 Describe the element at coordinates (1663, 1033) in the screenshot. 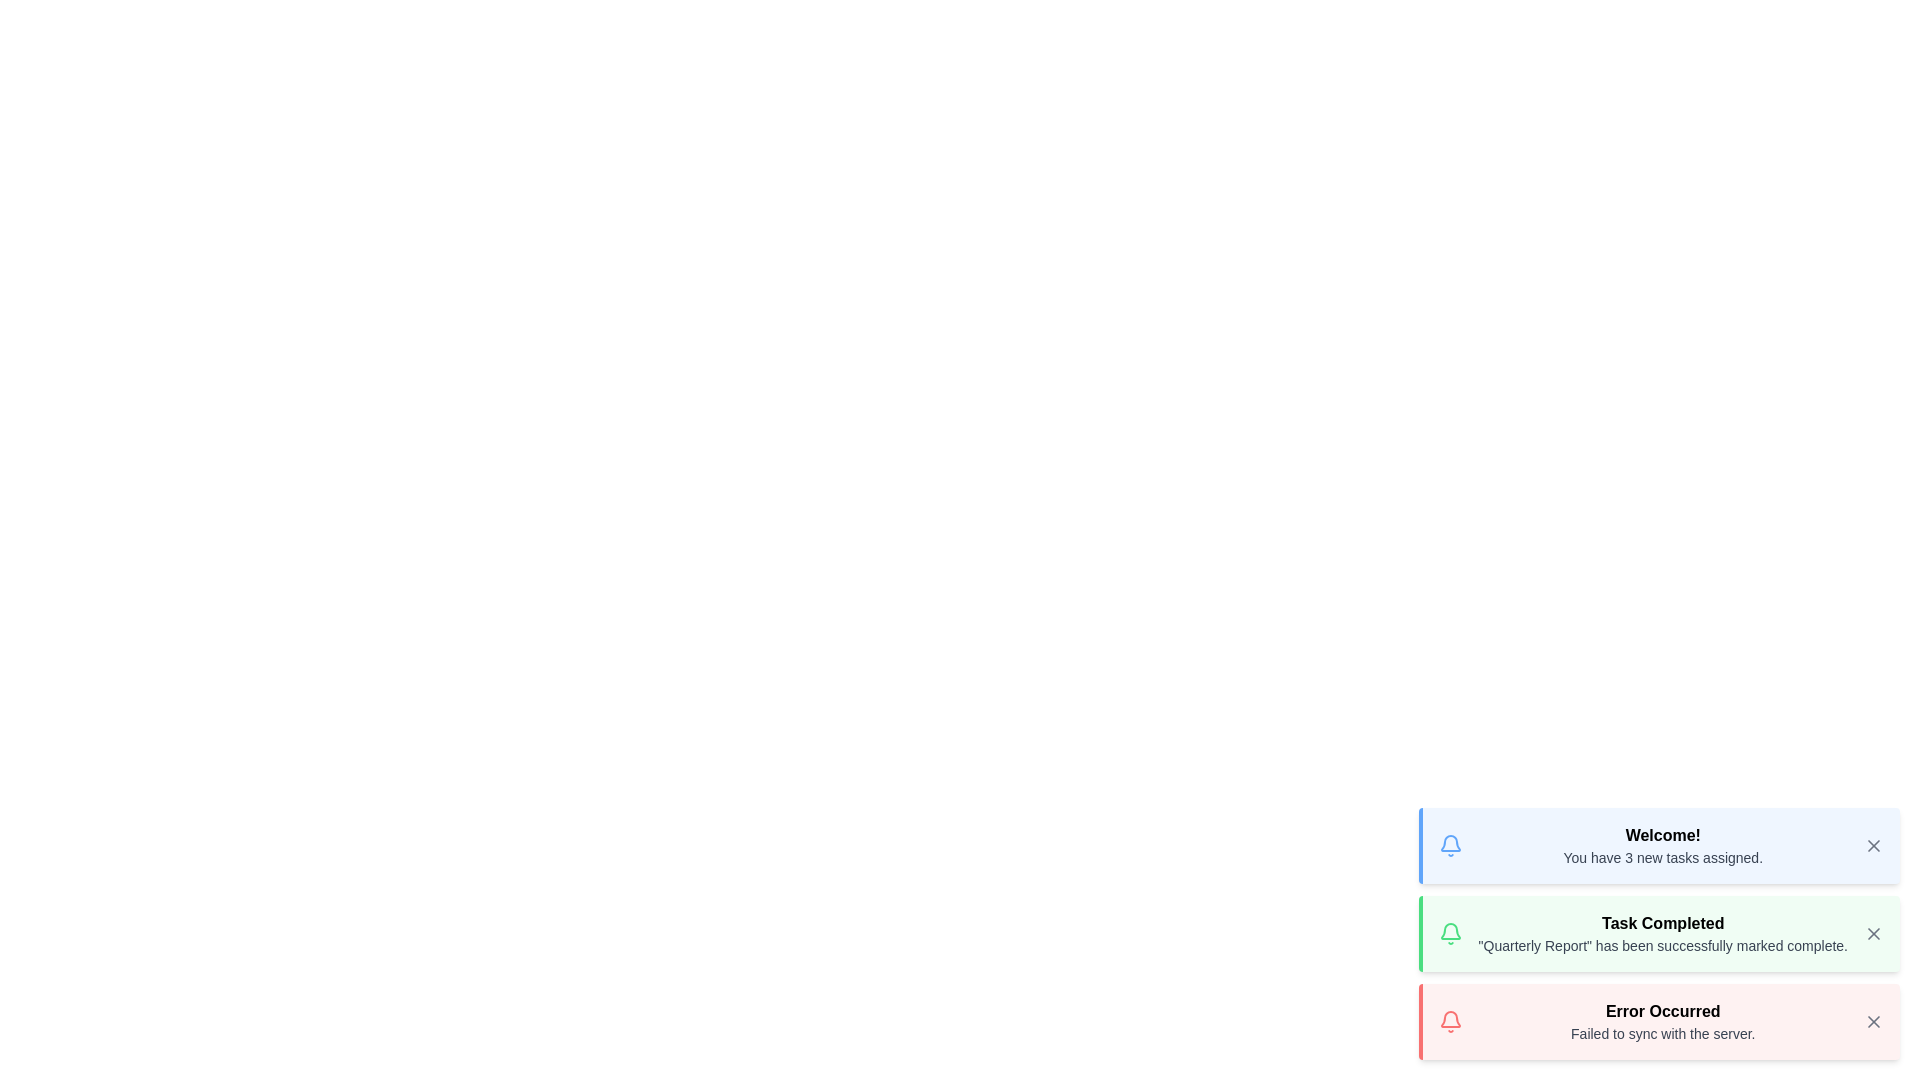

I see `the muted gray text that reads 'Failed to sync with the server.' which is positioned below the bold header 'Error Occurred' in the notification panel` at that location.